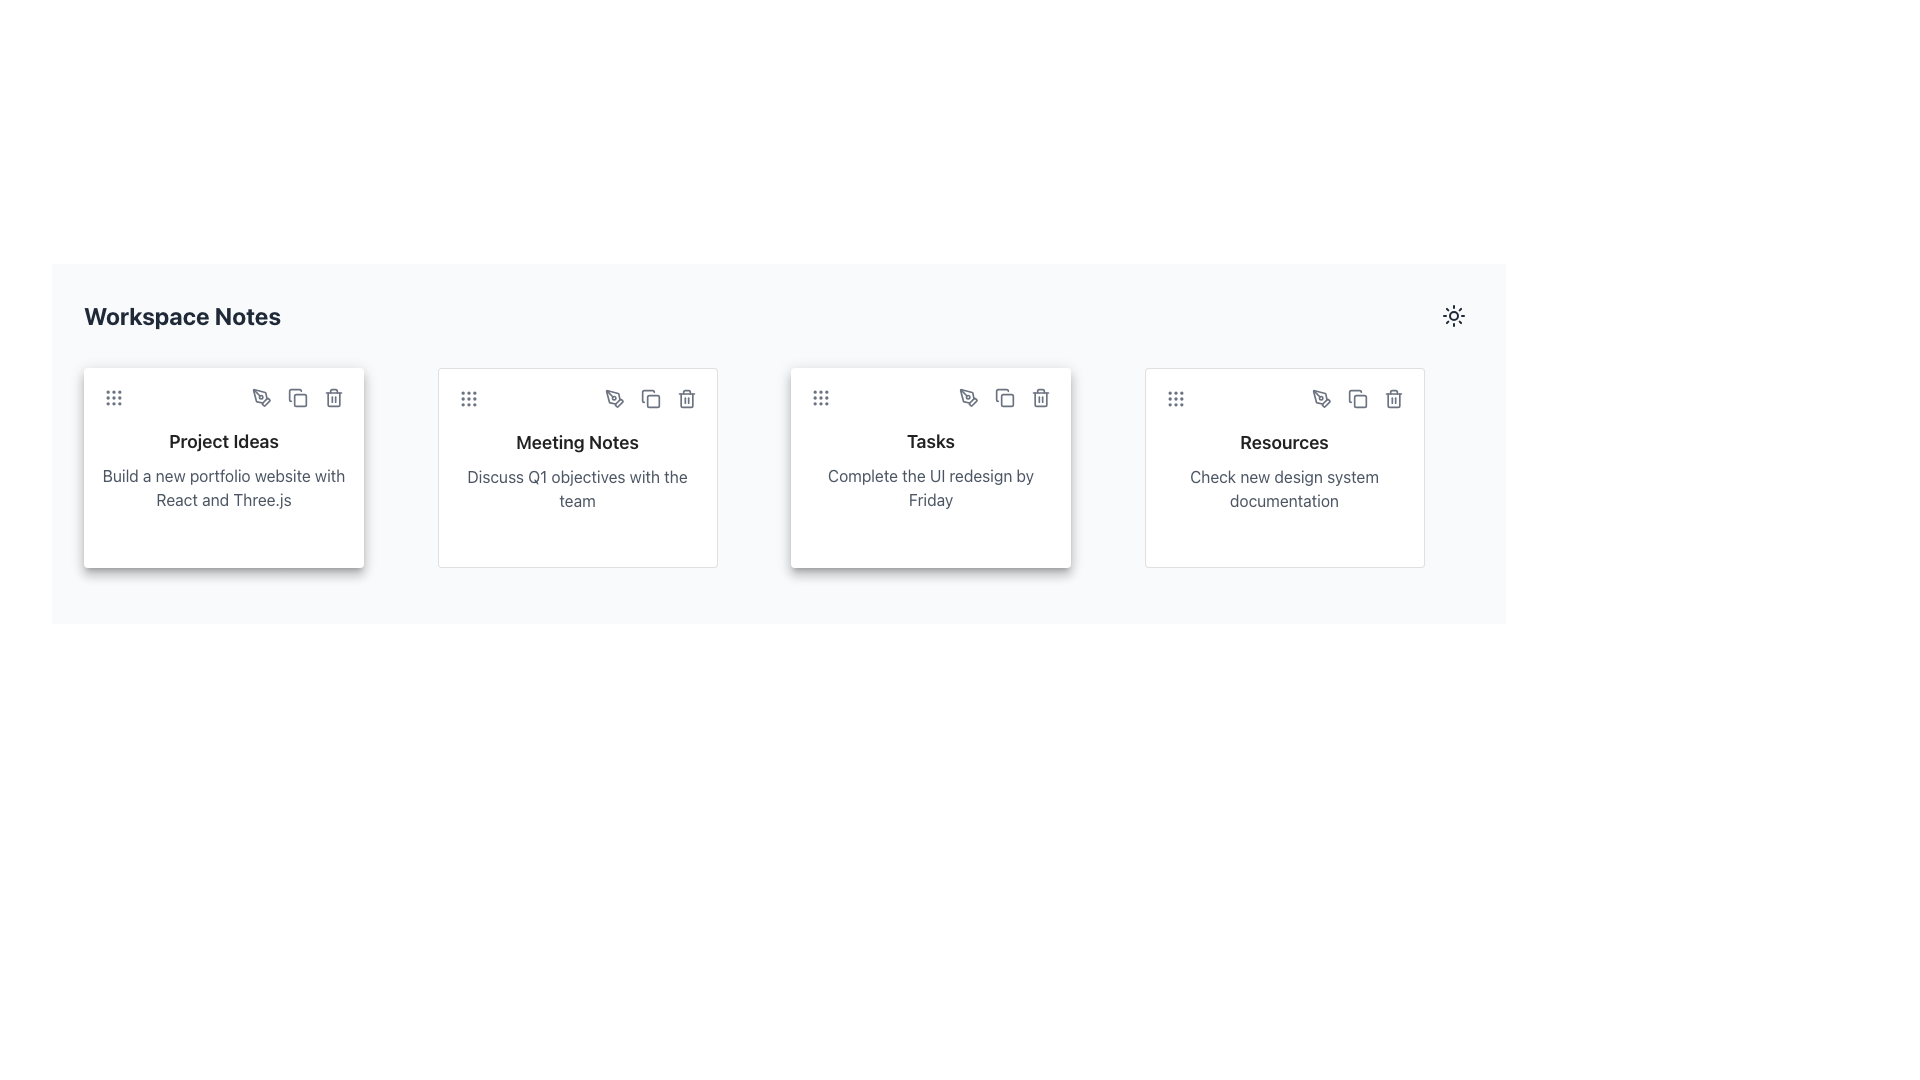 The height and width of the screenshot is (1080, 1920). Describe the element at coordinates (296, 397) in the screenshot. I see `the copy action icon located in the top-right corner of the 'Project Ideas' card to copy the note's content` at that location.